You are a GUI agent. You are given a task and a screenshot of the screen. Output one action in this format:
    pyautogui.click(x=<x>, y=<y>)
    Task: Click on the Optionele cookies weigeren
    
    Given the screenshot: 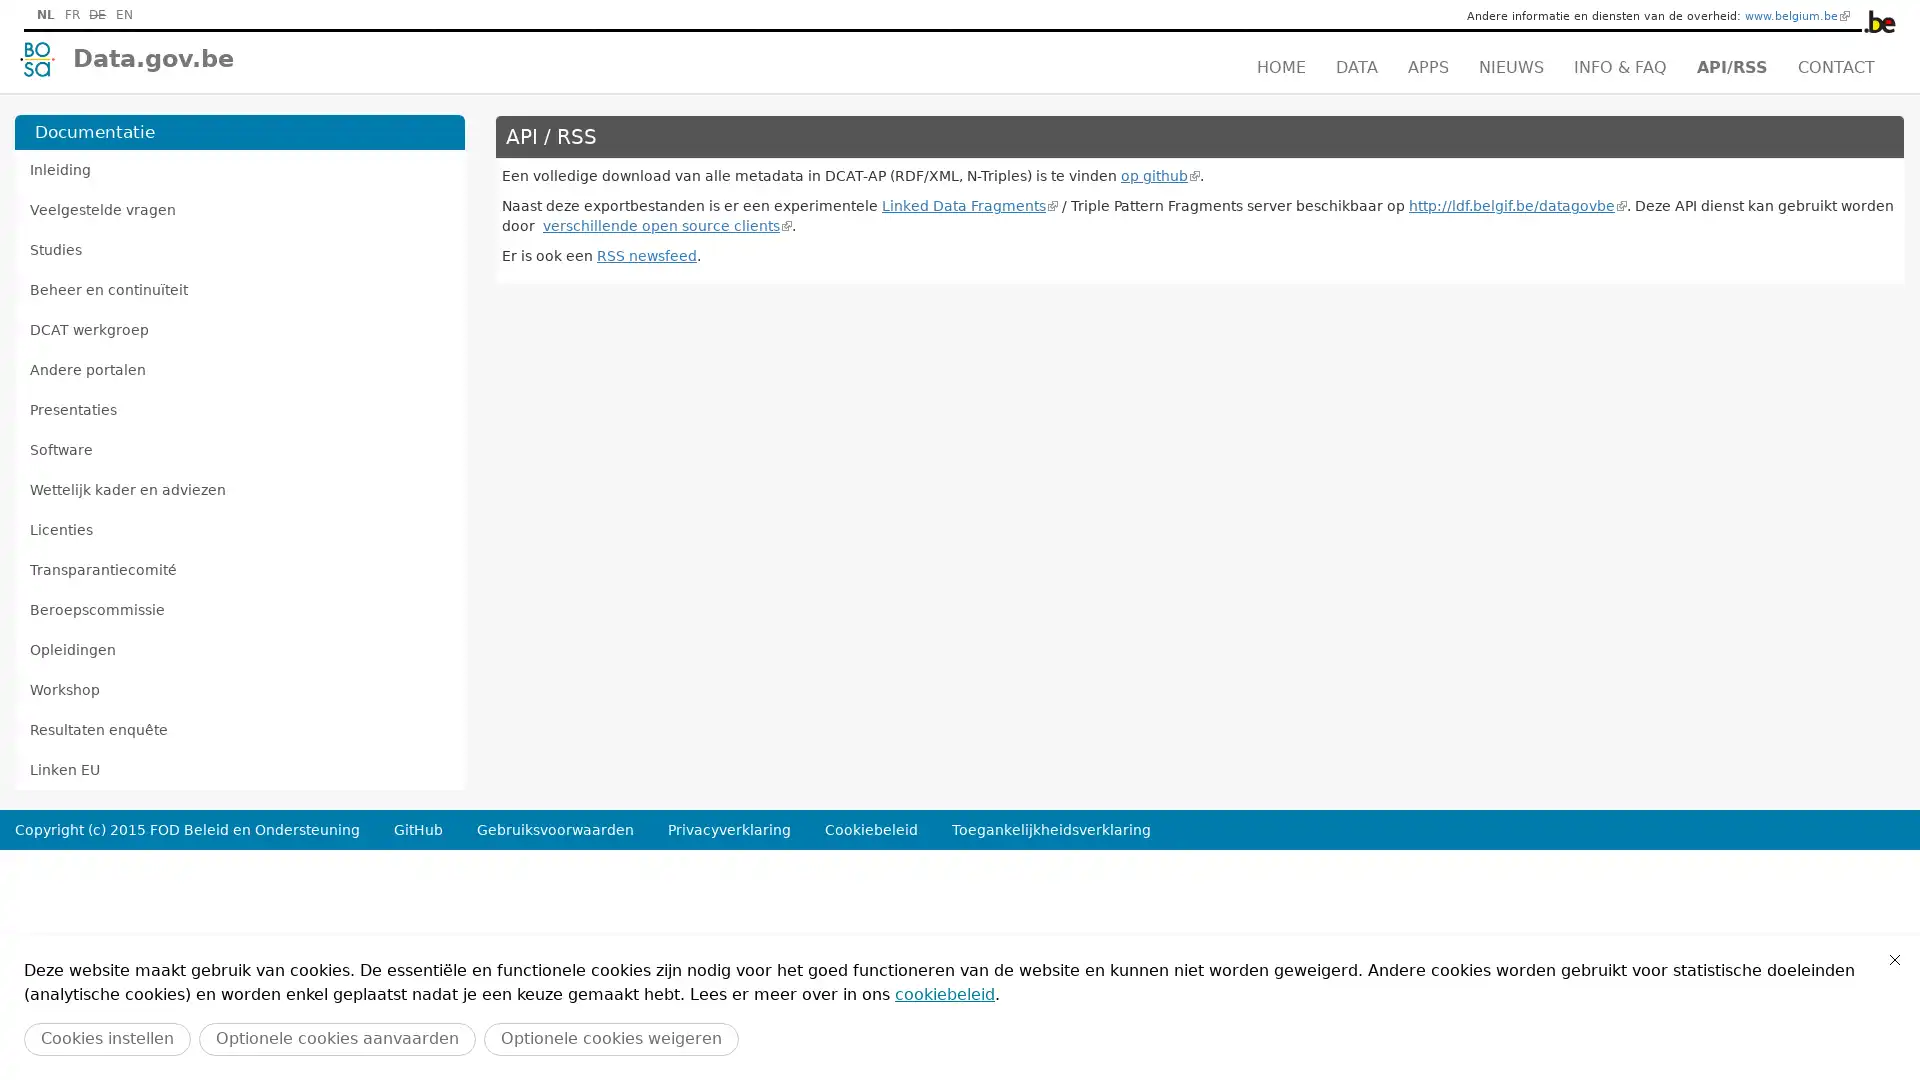 What is the action you would take?
    pyautogui.click(x=610, y=1038)
    